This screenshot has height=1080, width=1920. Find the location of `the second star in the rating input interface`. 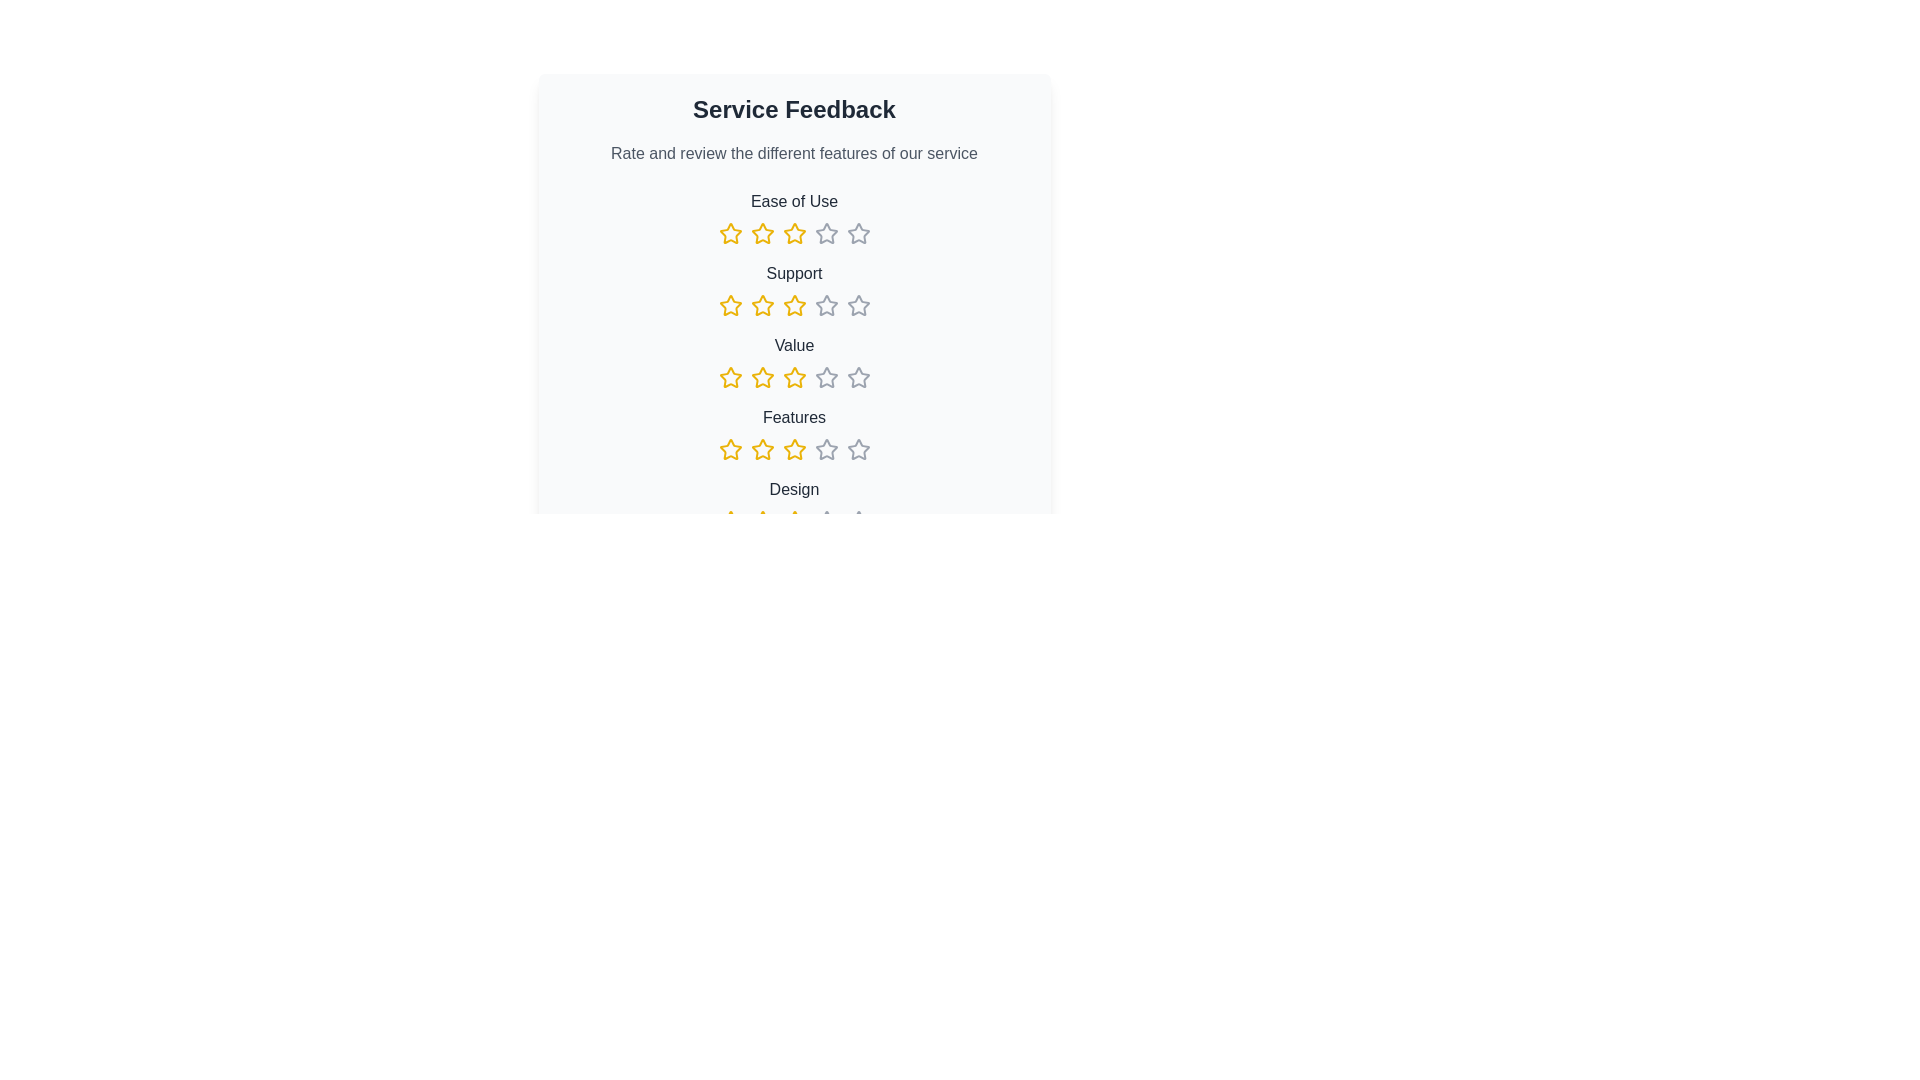

the second star in the rating input interface is located at coordinates (761, 378).